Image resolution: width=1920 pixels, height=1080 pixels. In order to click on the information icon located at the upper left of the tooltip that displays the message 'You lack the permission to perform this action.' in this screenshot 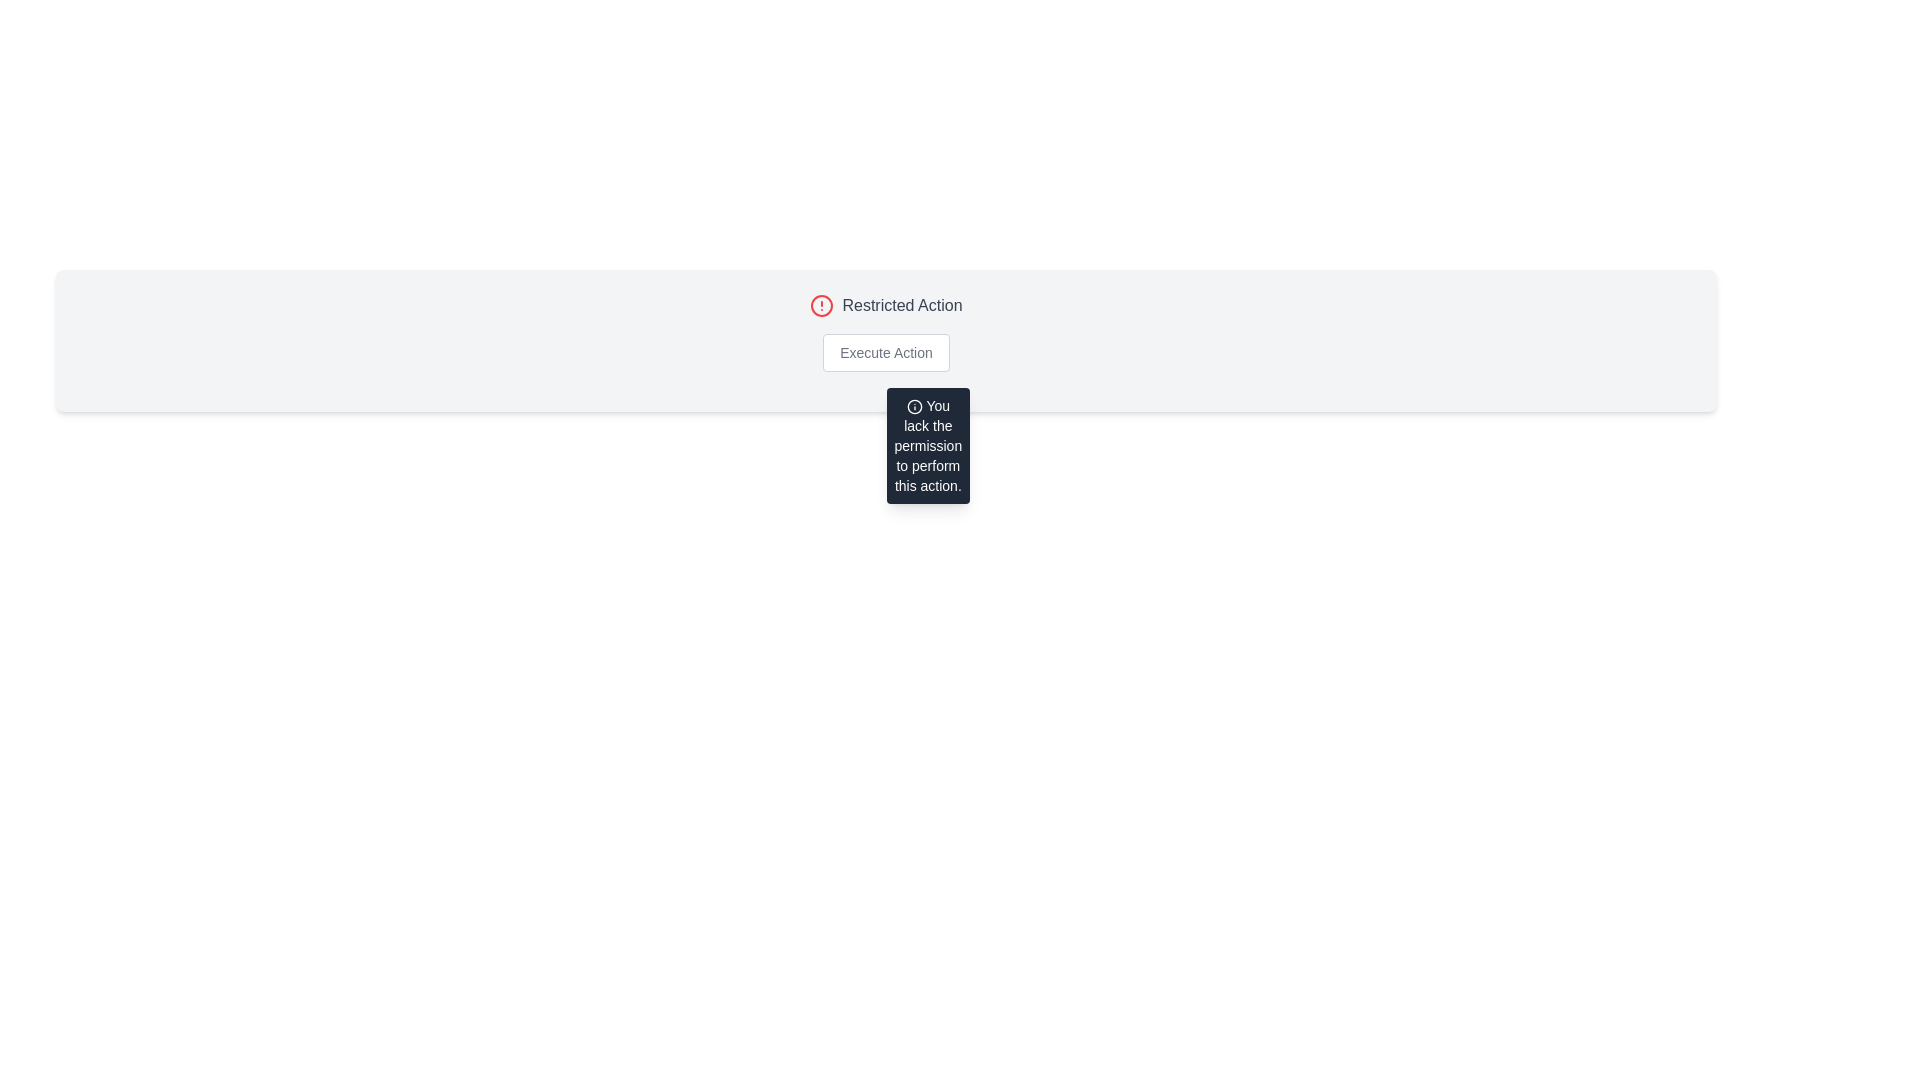, I will do `click(913, 406)`.